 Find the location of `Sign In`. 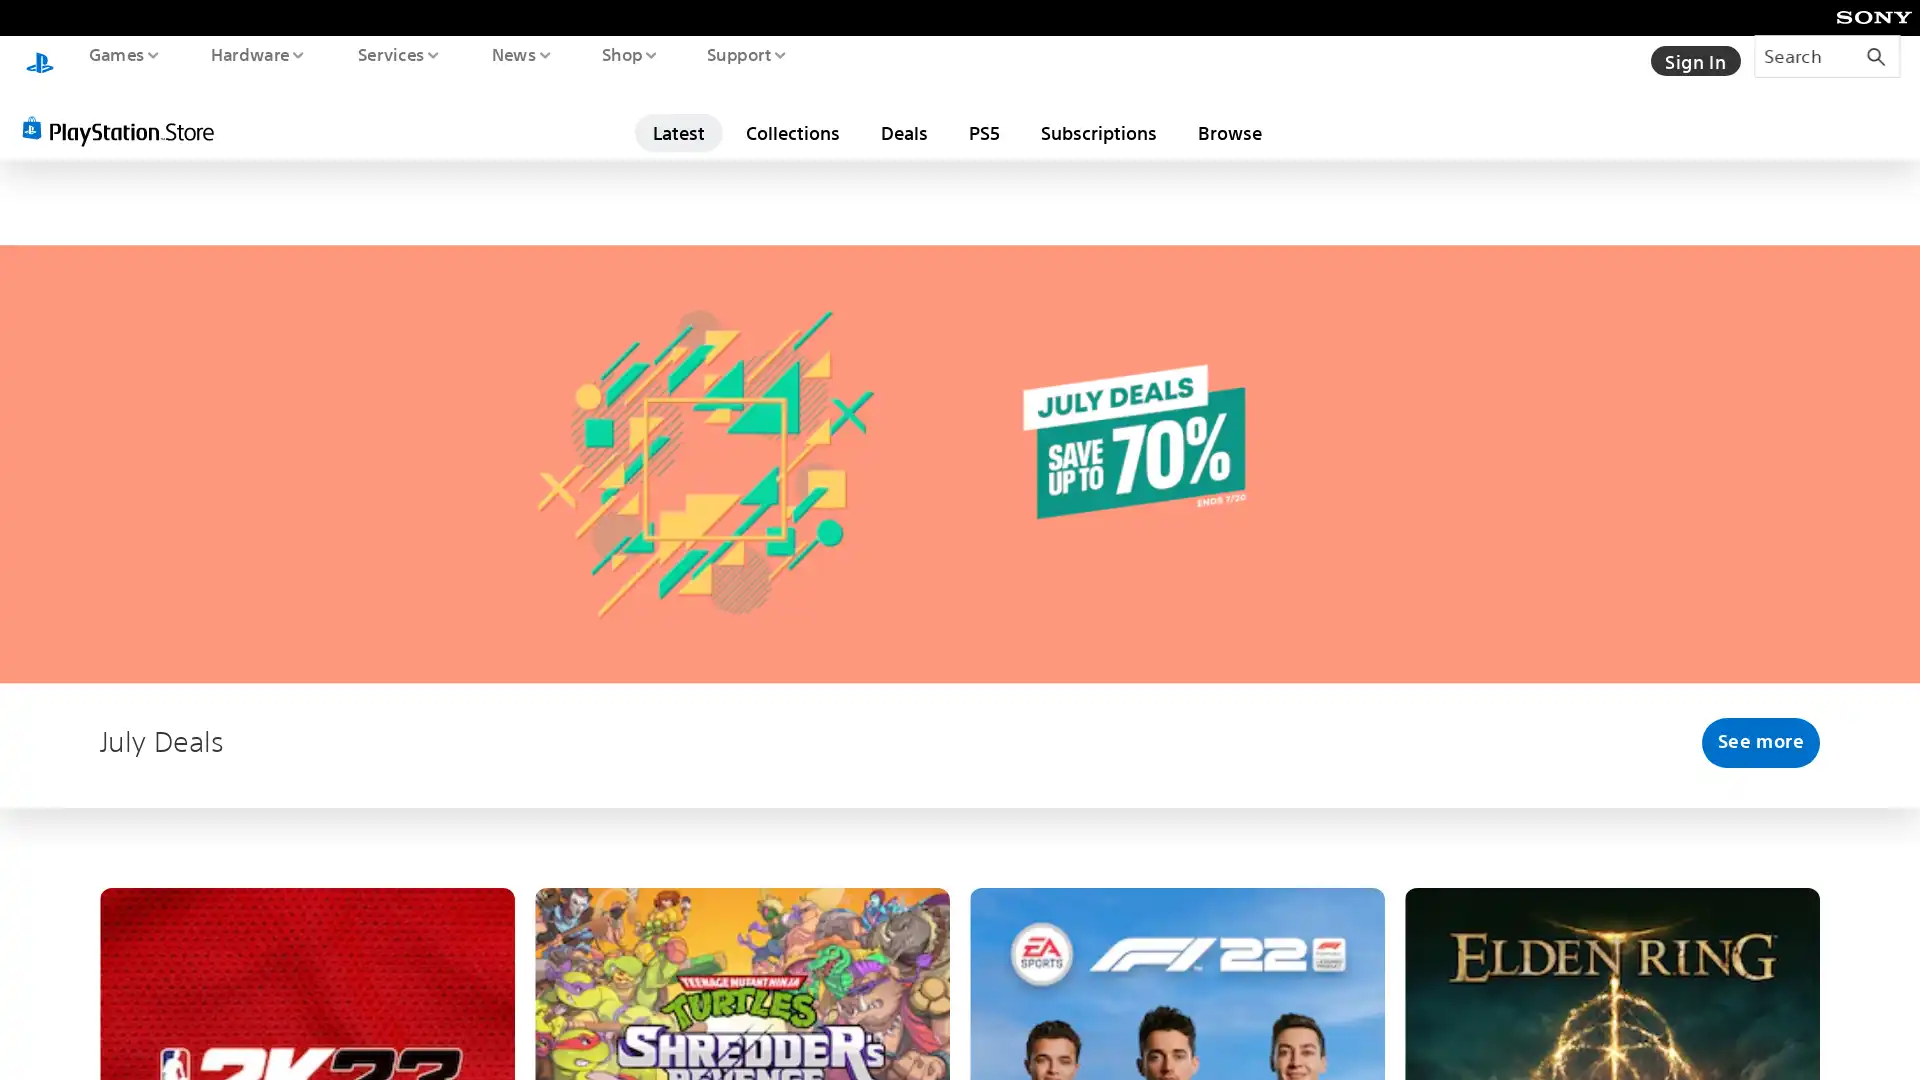

Sign In is located at coordinates (1693, 55).